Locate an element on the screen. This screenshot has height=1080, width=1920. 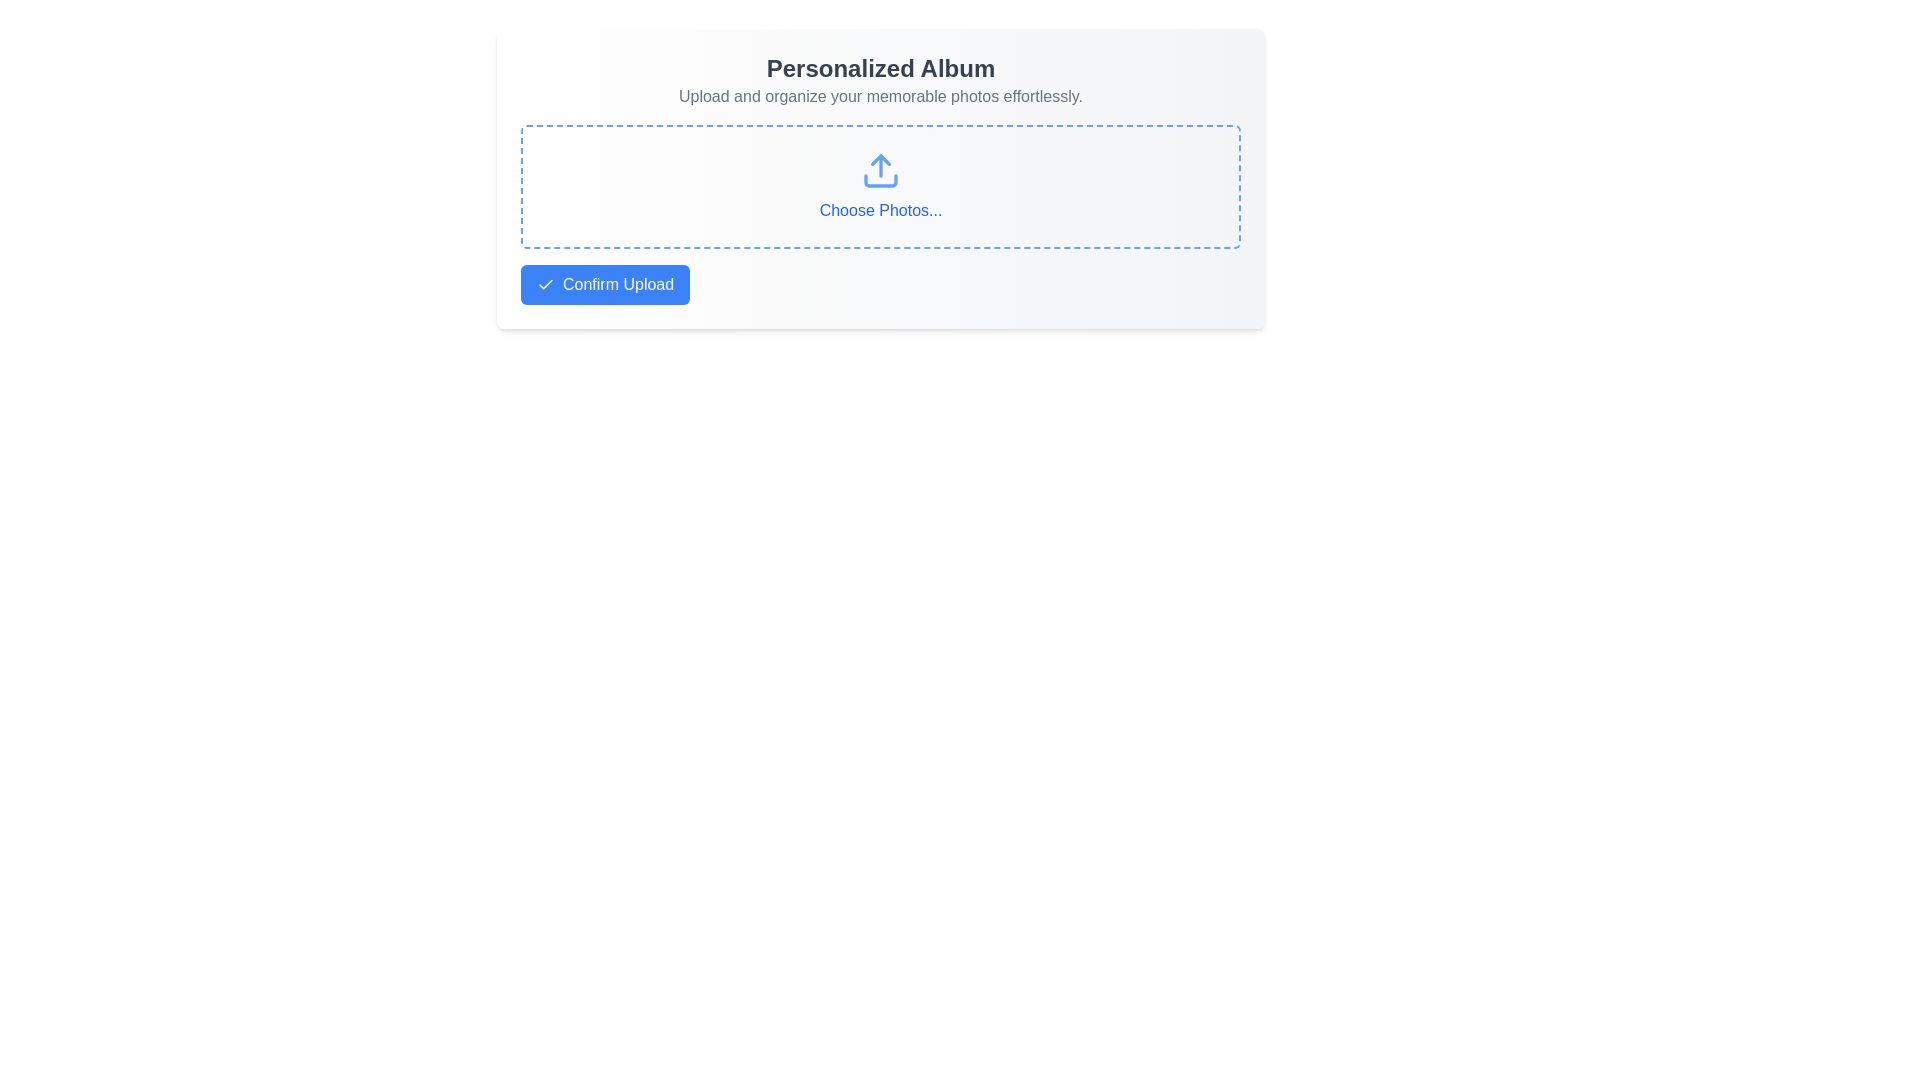
the upload action indicator icon, which is a blue icon with an upward pointing arrow, located at the center of the dashed-bordered area labeled 'Choose Photos...' is located at coordinates (880, 169).